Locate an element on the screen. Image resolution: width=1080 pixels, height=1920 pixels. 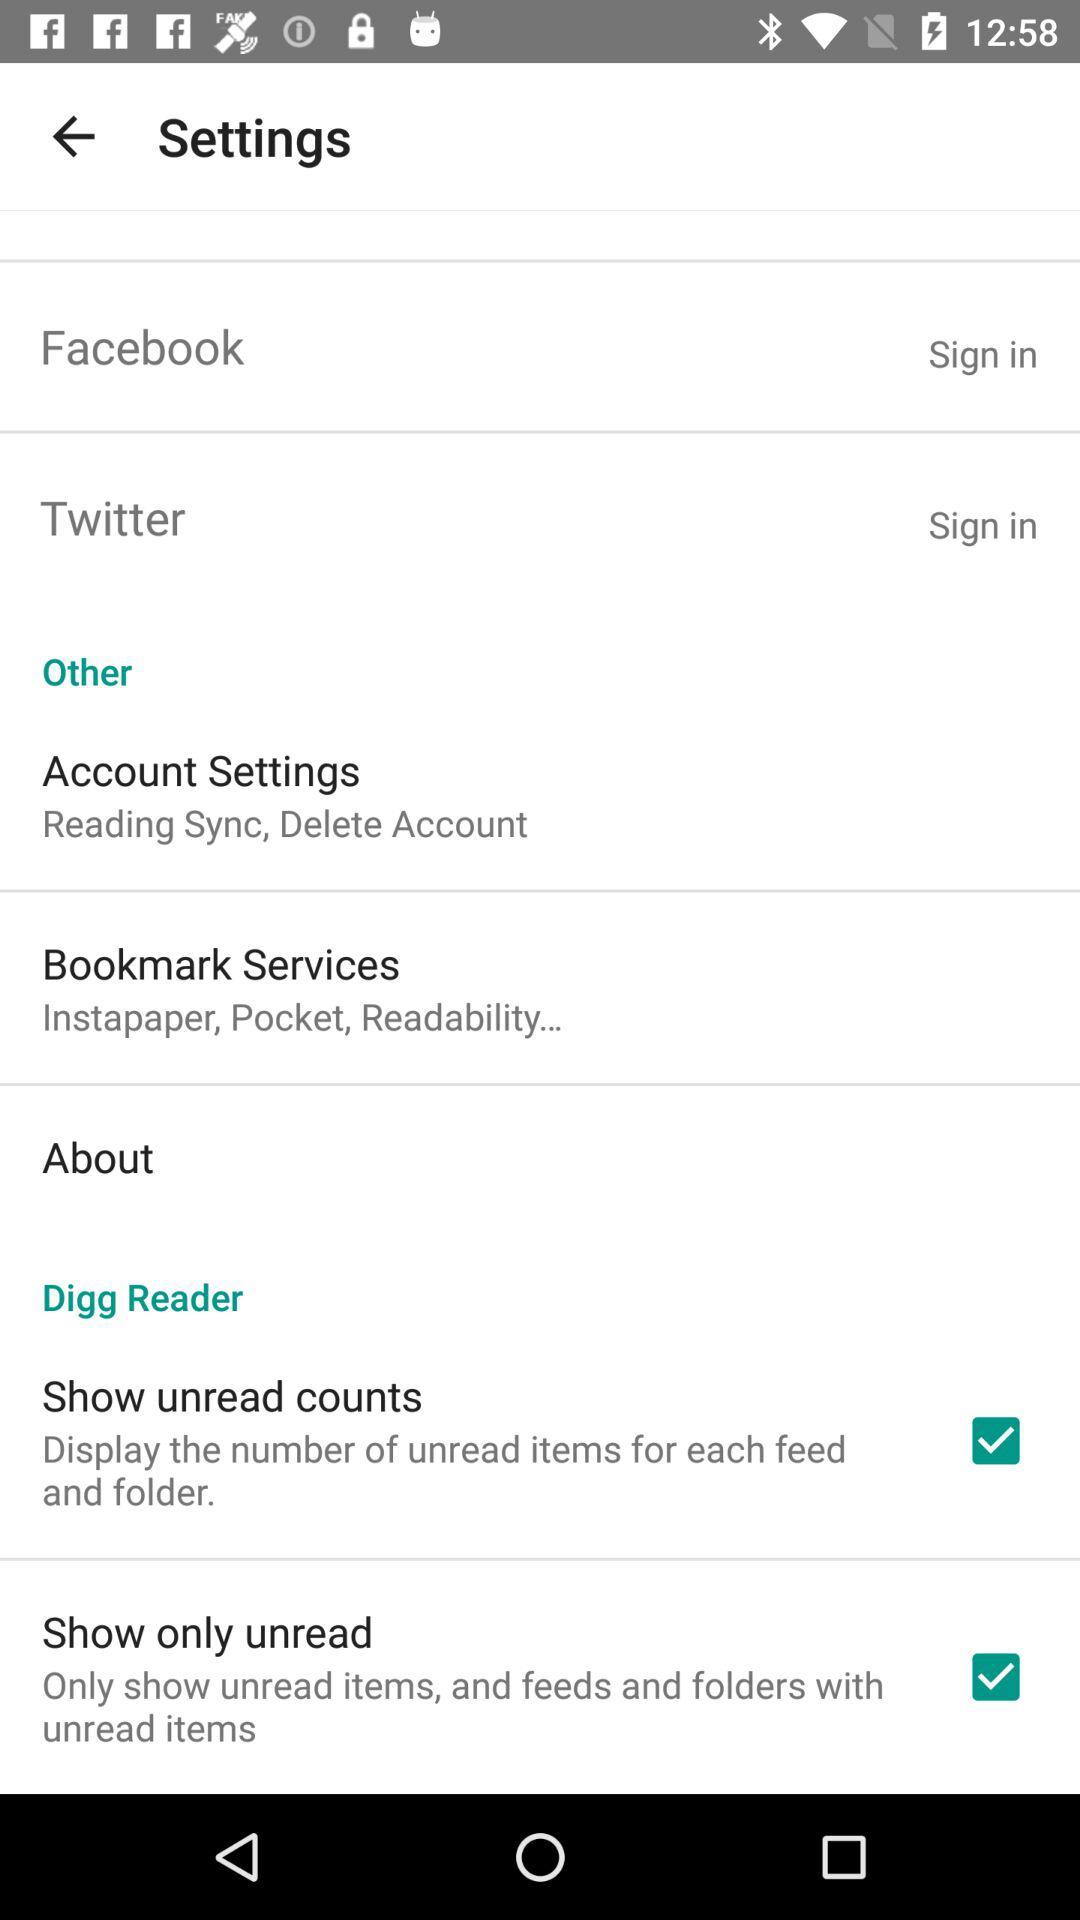
the item to the left of settings is located at coordinates (72, 135).